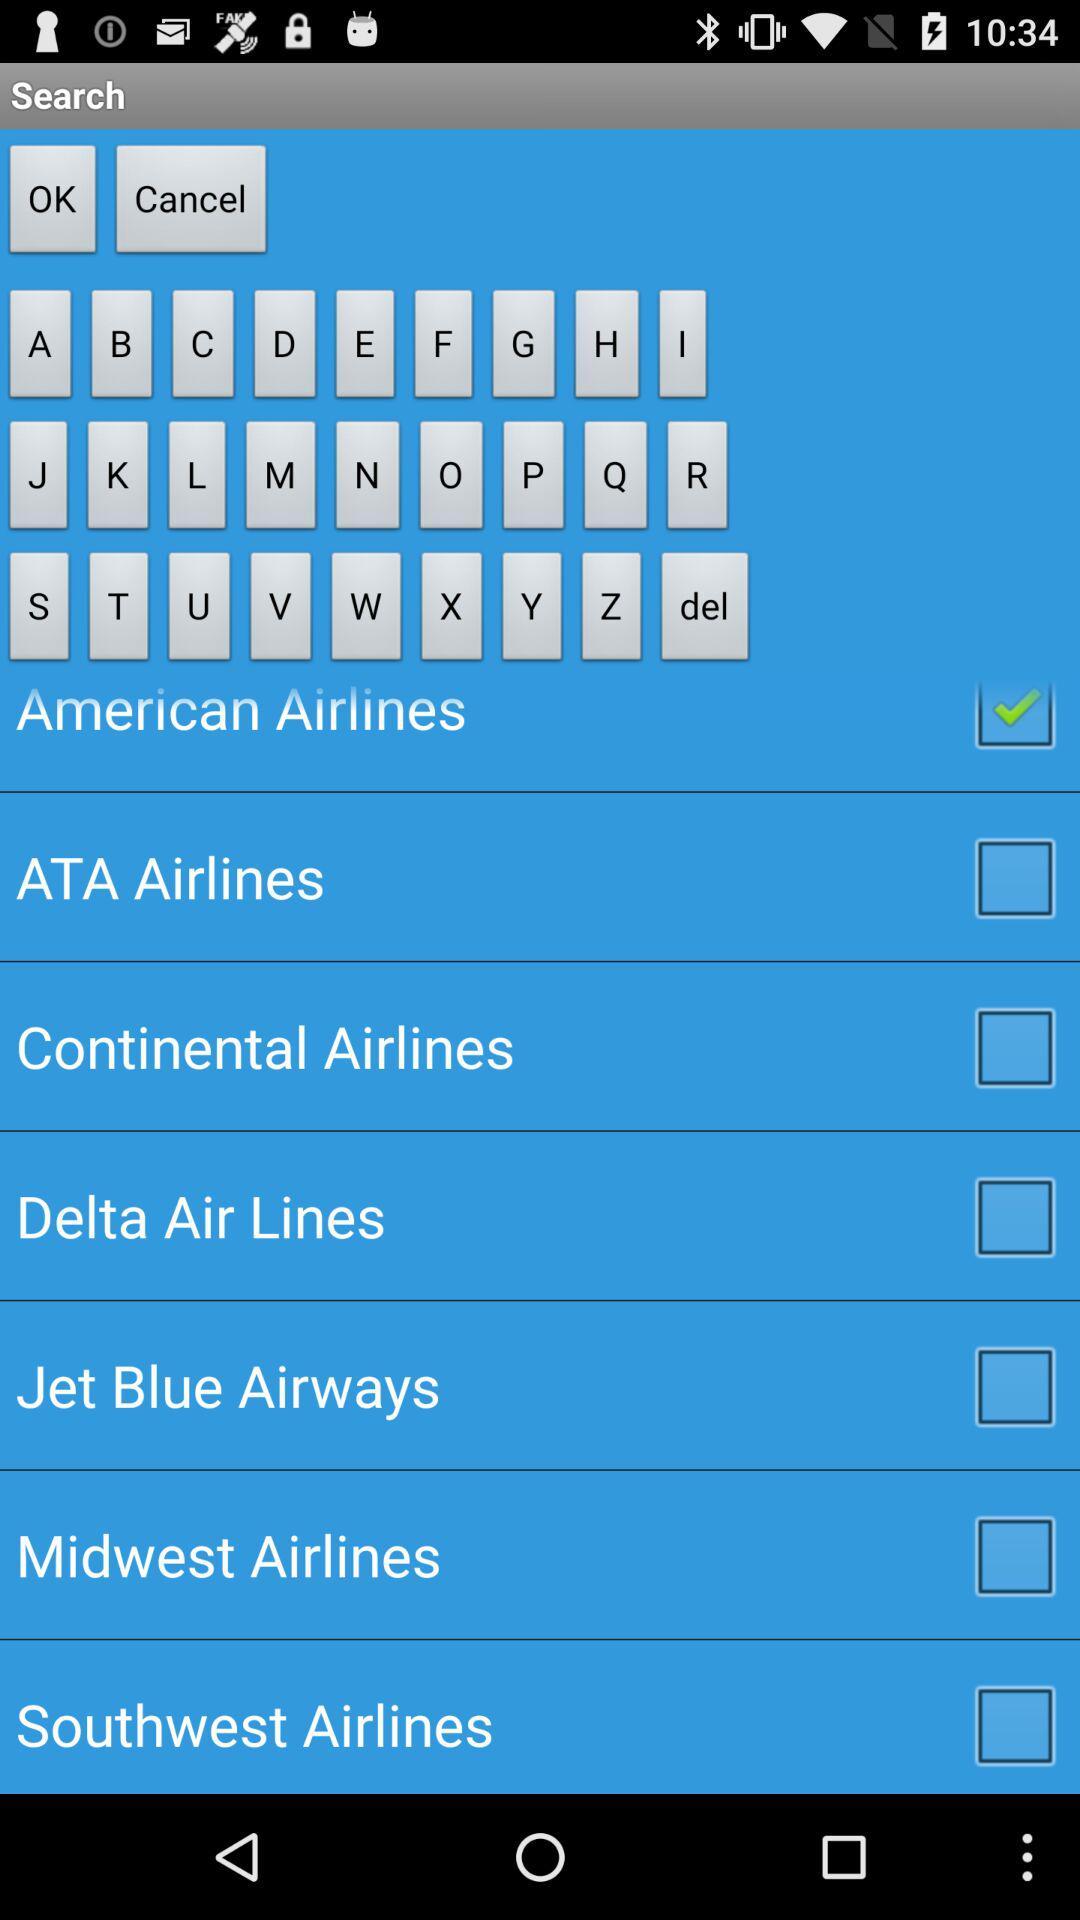 This screenshot has width=1080, height=1920. What do you see at coordinates (540, 1045) in the screenshot?
I see `continental airlines item` at bounding box center [540, 1045].